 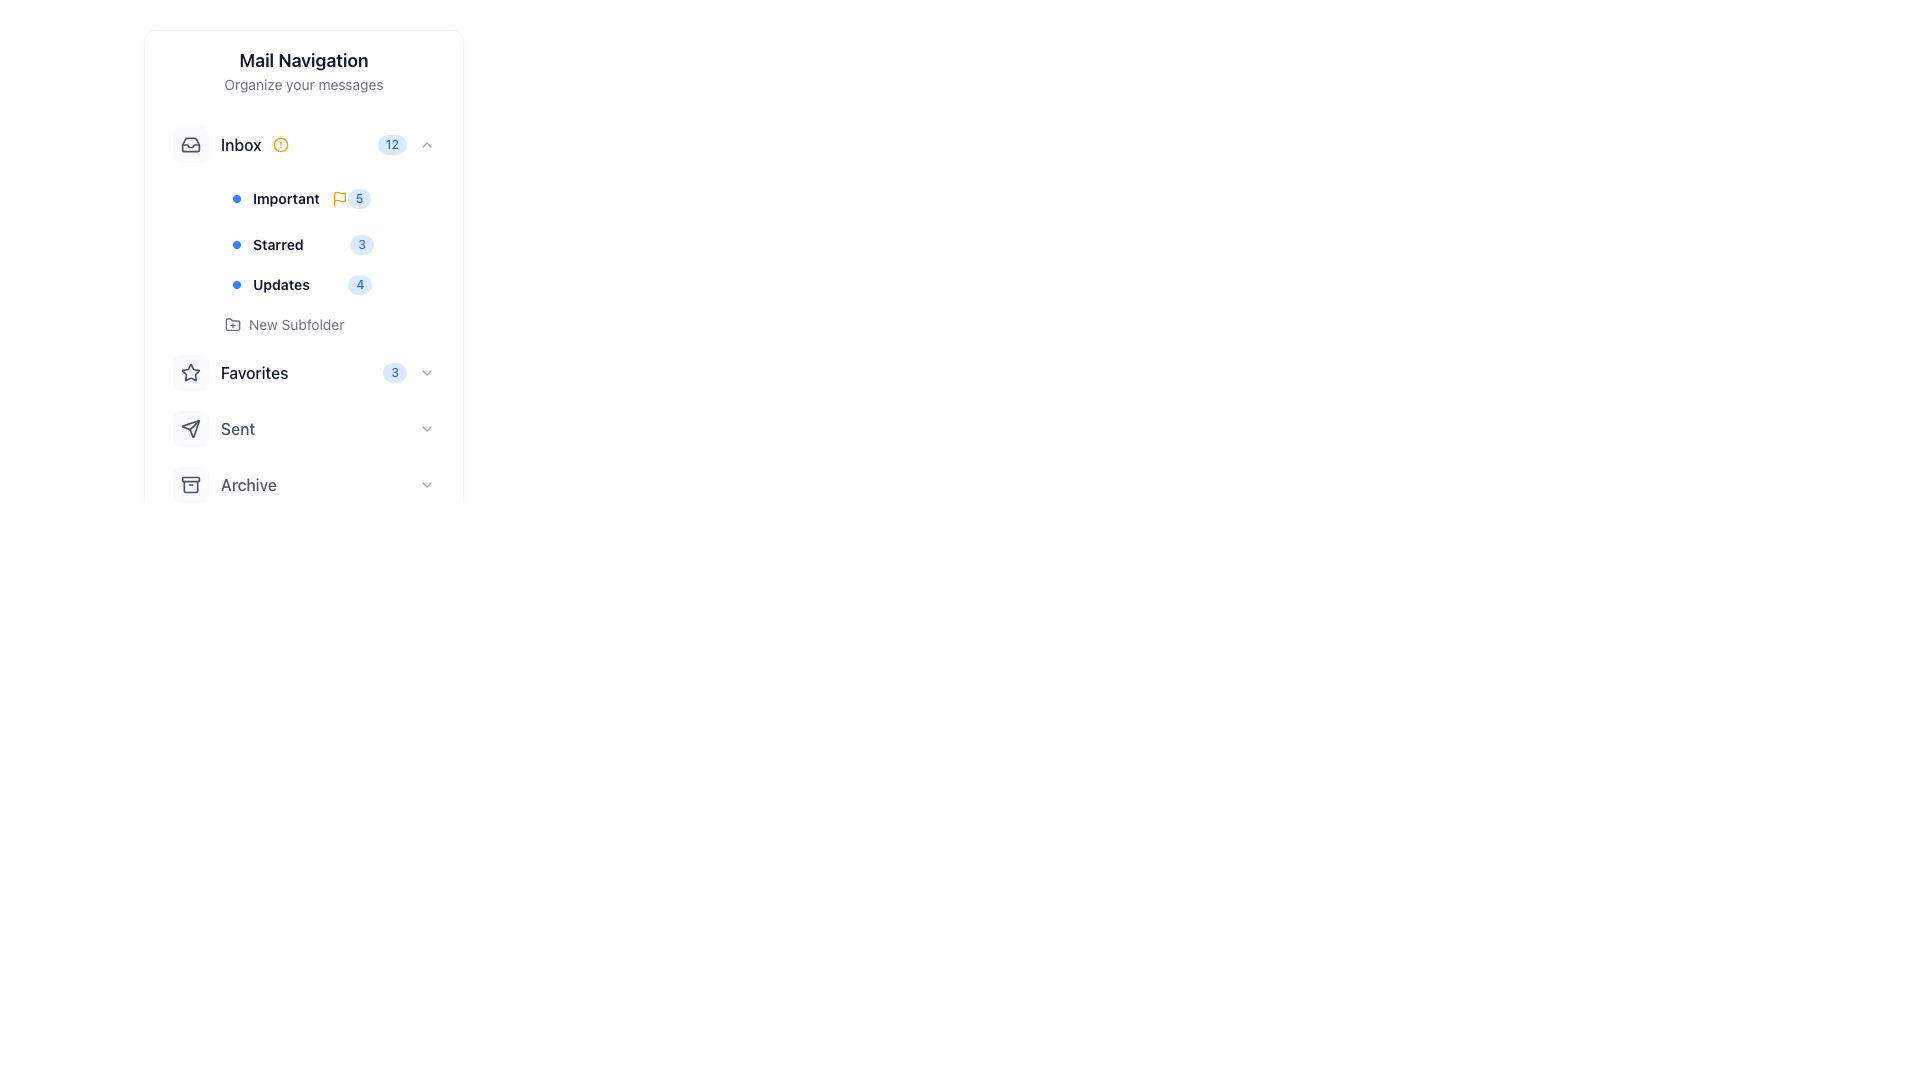 What do you see at coordinates (295, 323) in the screenshot?
I see `text content of the 'New Subfolder' label located under the 'Inbox' category in the main navigation section` at bounding box center [295, 323].